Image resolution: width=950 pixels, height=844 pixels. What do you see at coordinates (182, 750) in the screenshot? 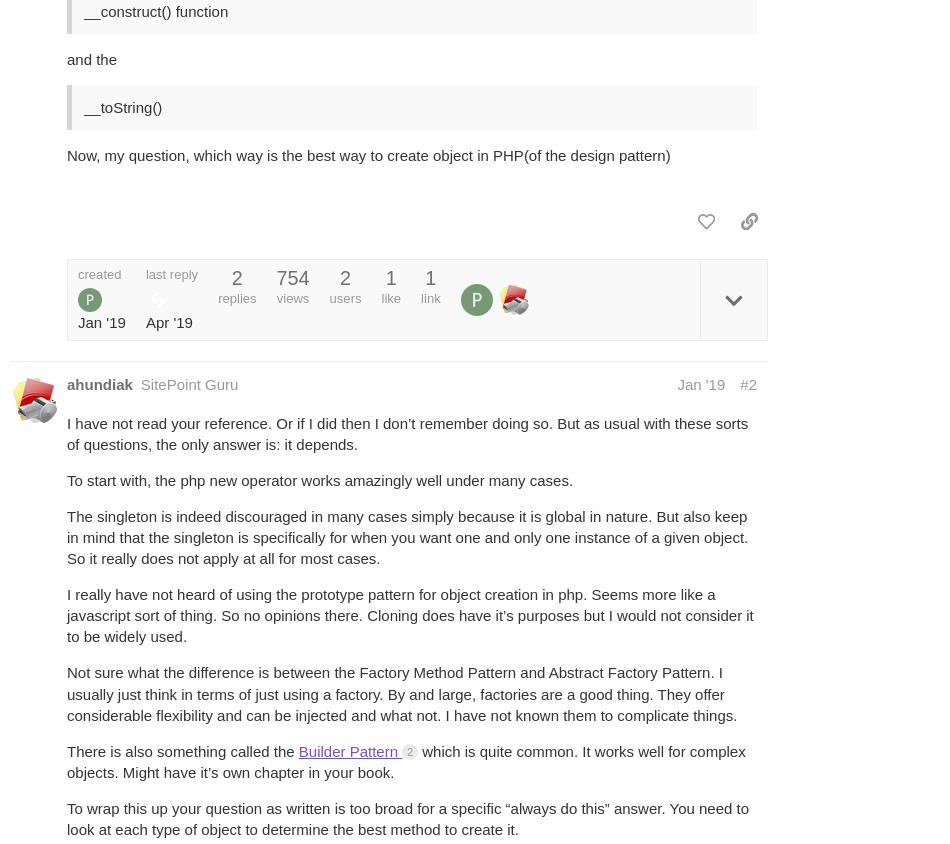
I see `'There is also something called the'` at bounding box center [182, 750].